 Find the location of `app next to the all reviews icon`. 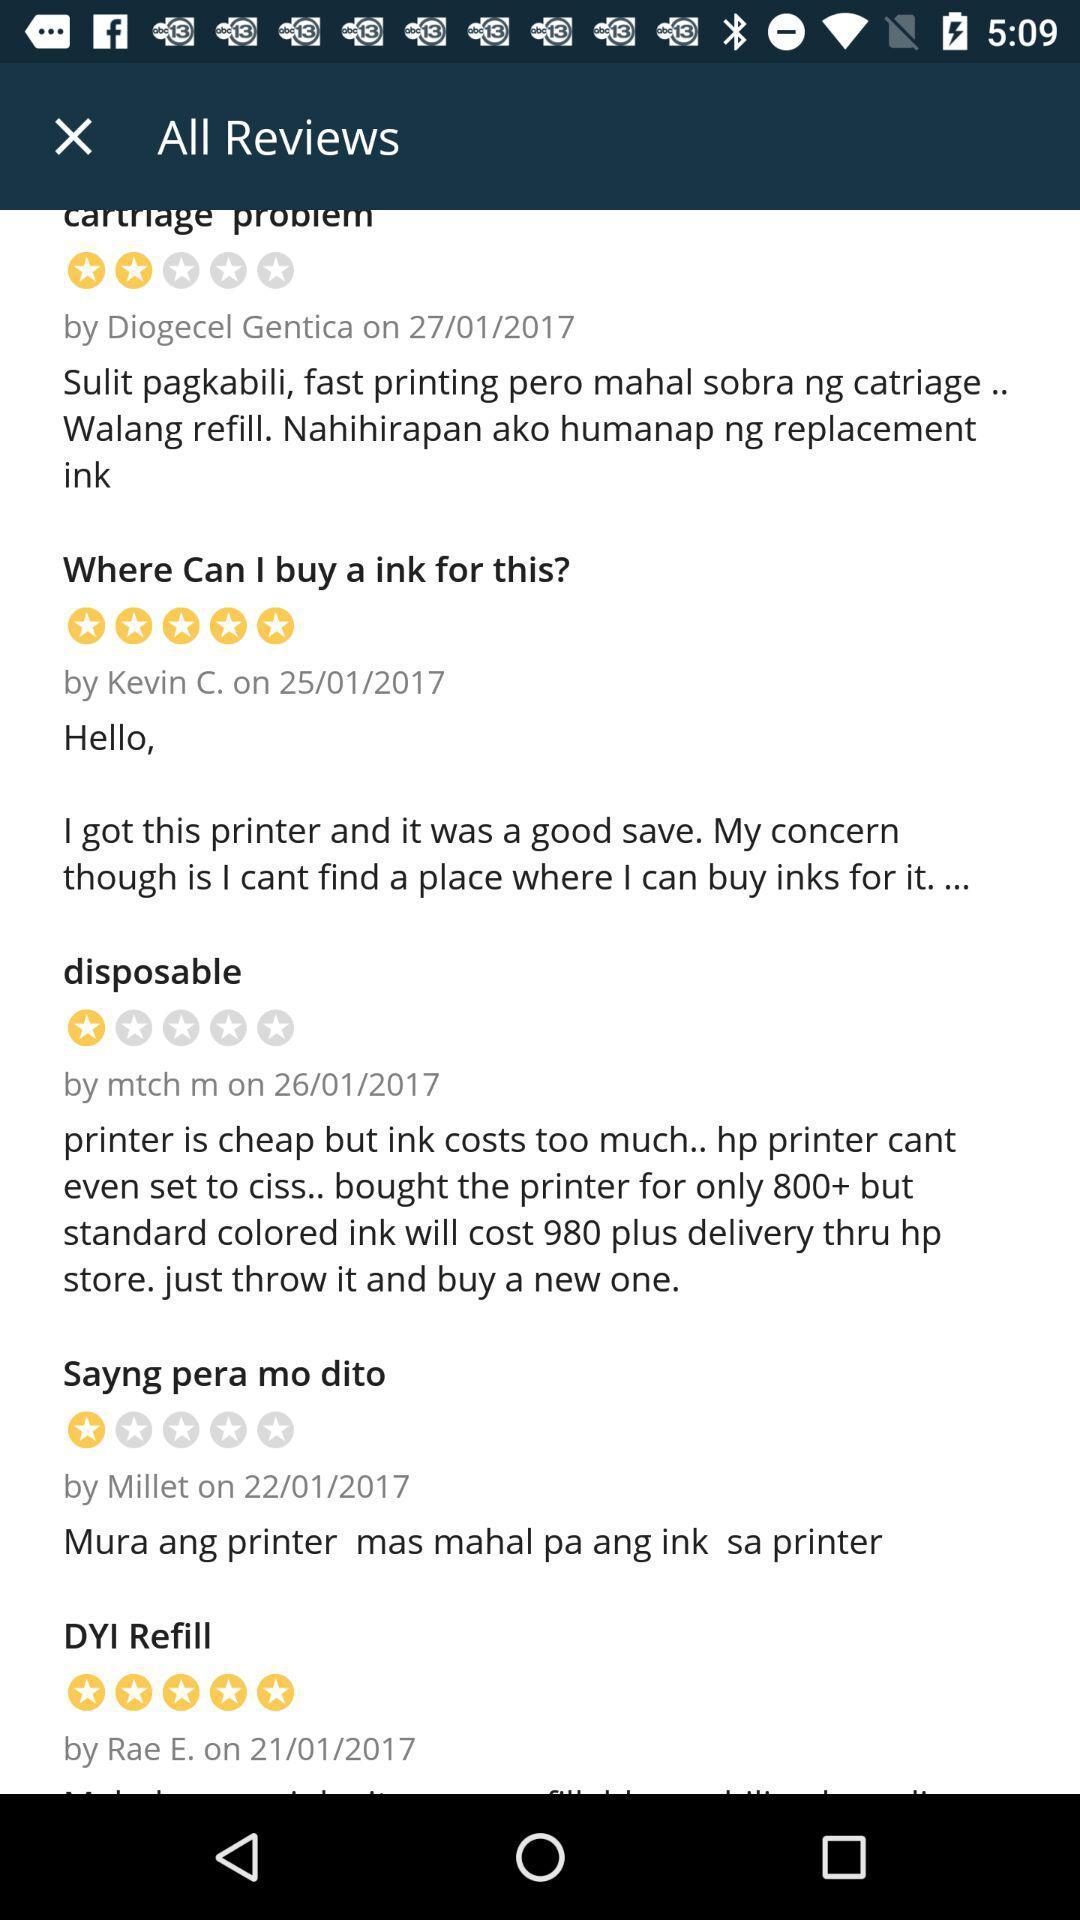

app next to the all reviews icon is located at coordinates (72, 135).